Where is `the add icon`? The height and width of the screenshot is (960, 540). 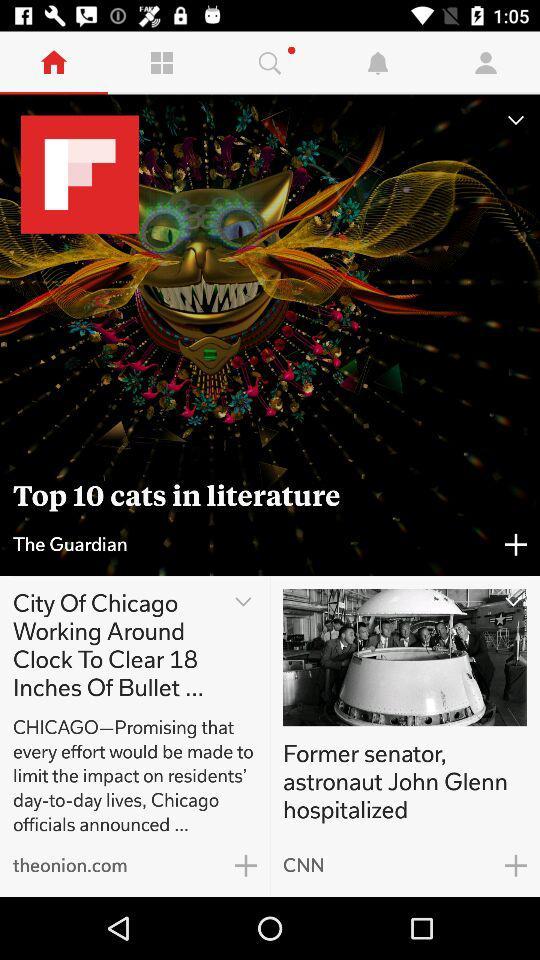 the add icon is located at coordinates (516, 864).